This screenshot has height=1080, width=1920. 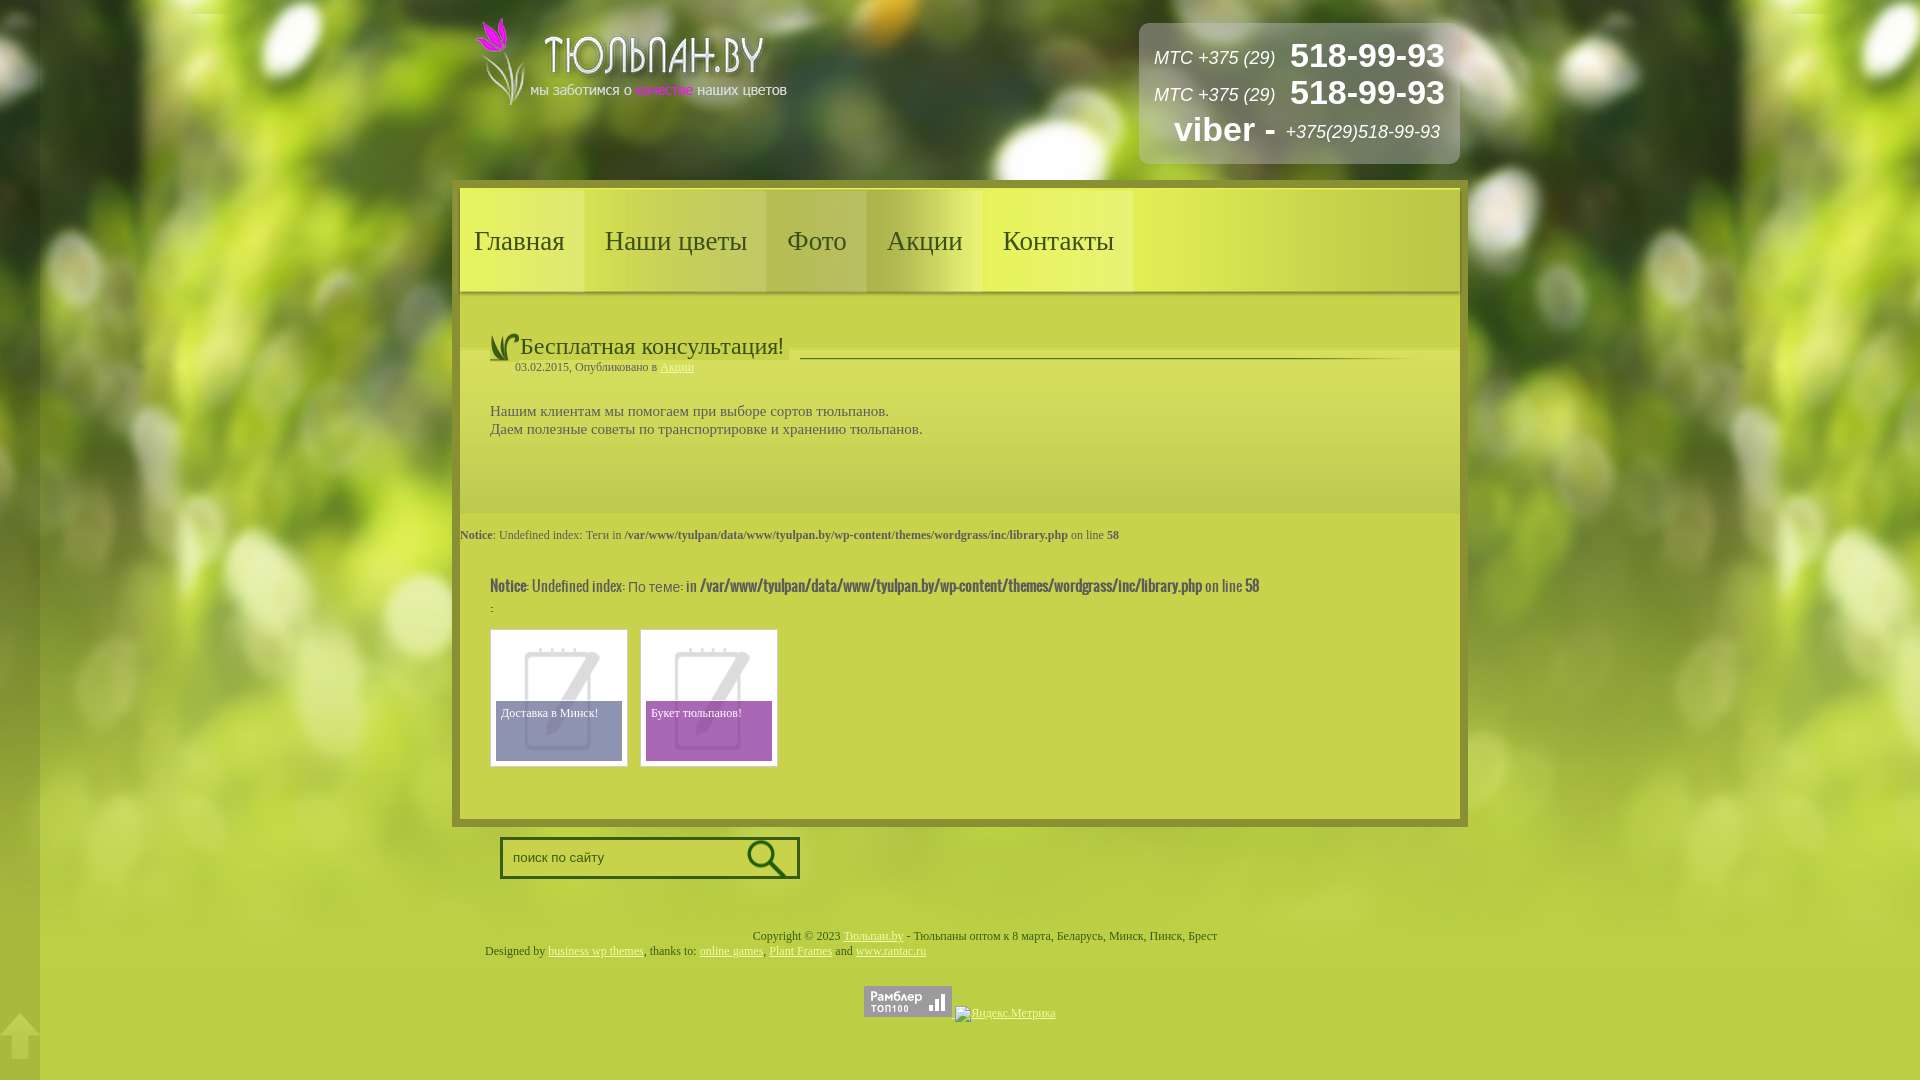 I want to click on 'Rambler's Top100', so click(x=906, y=1001).